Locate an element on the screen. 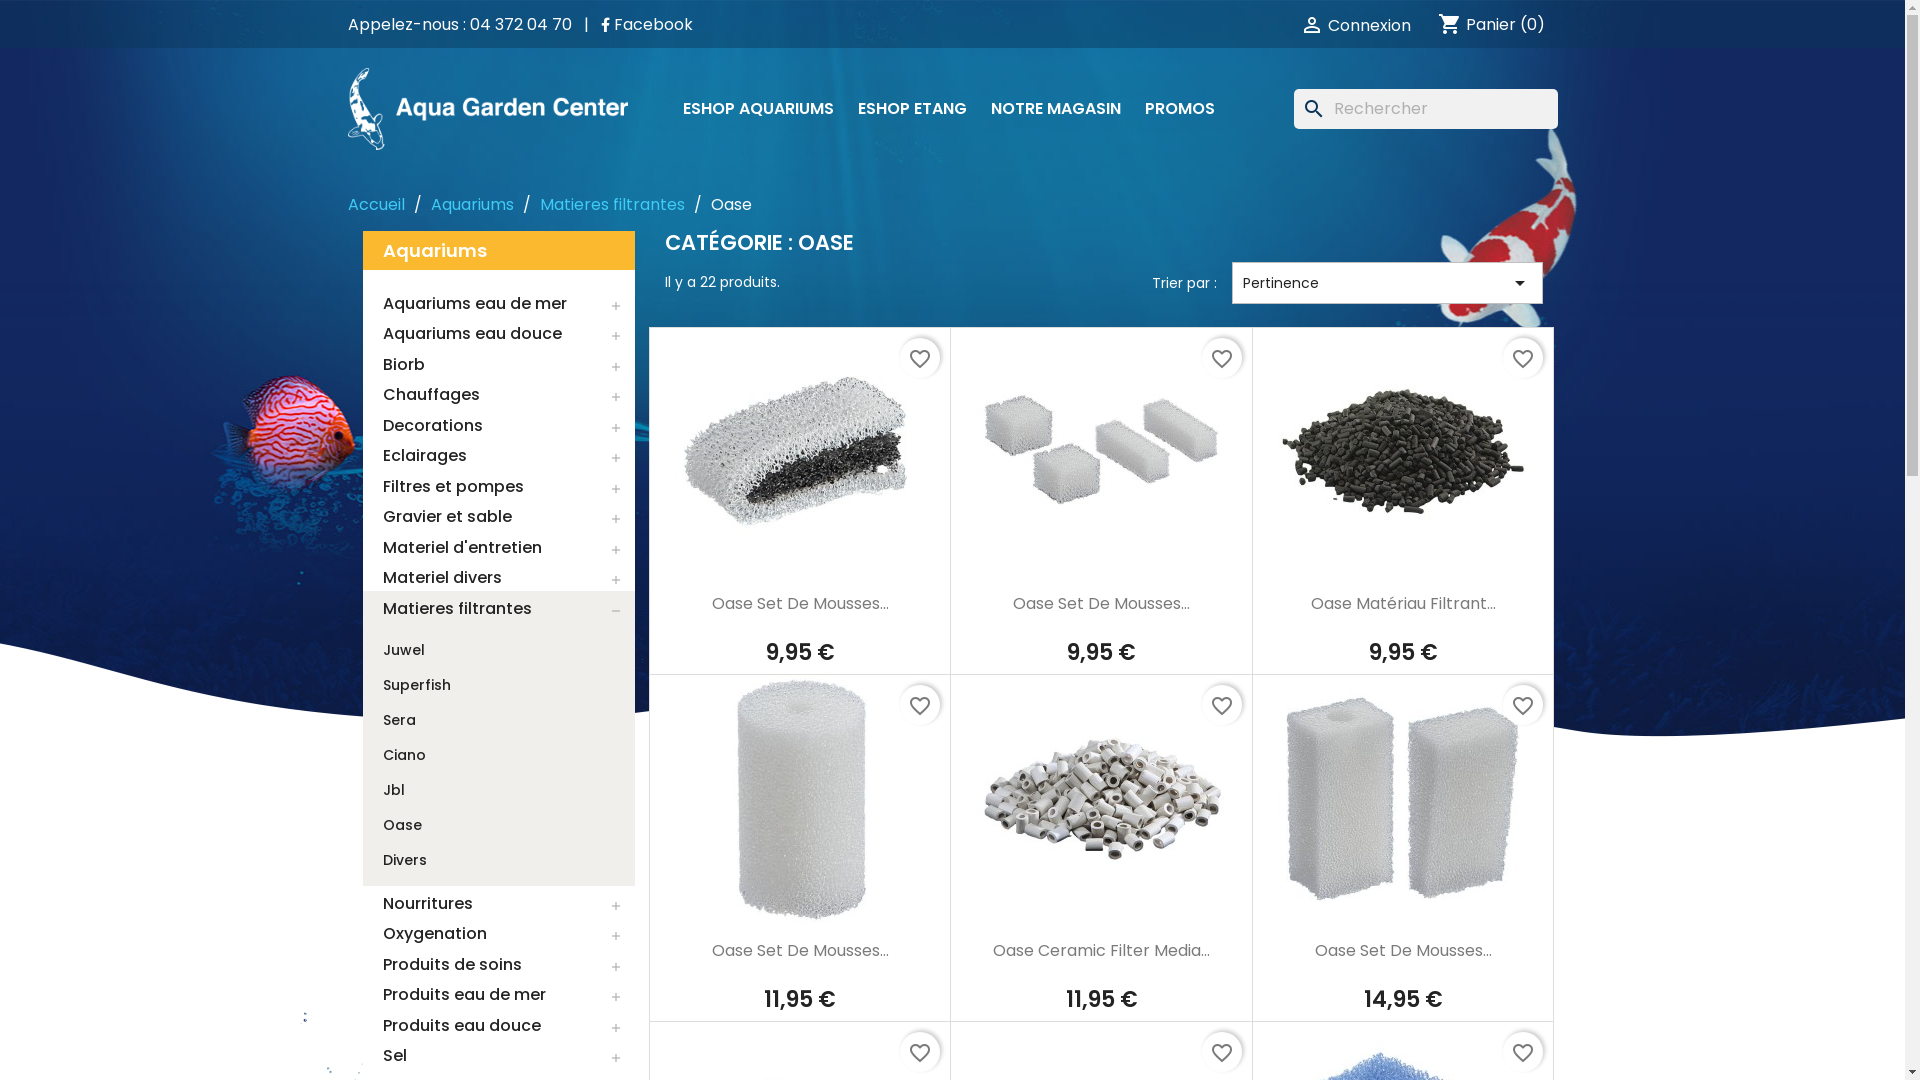 This screenshot has width=1920, height=1080. 'Sel' is located at coordinates (498, 1055).